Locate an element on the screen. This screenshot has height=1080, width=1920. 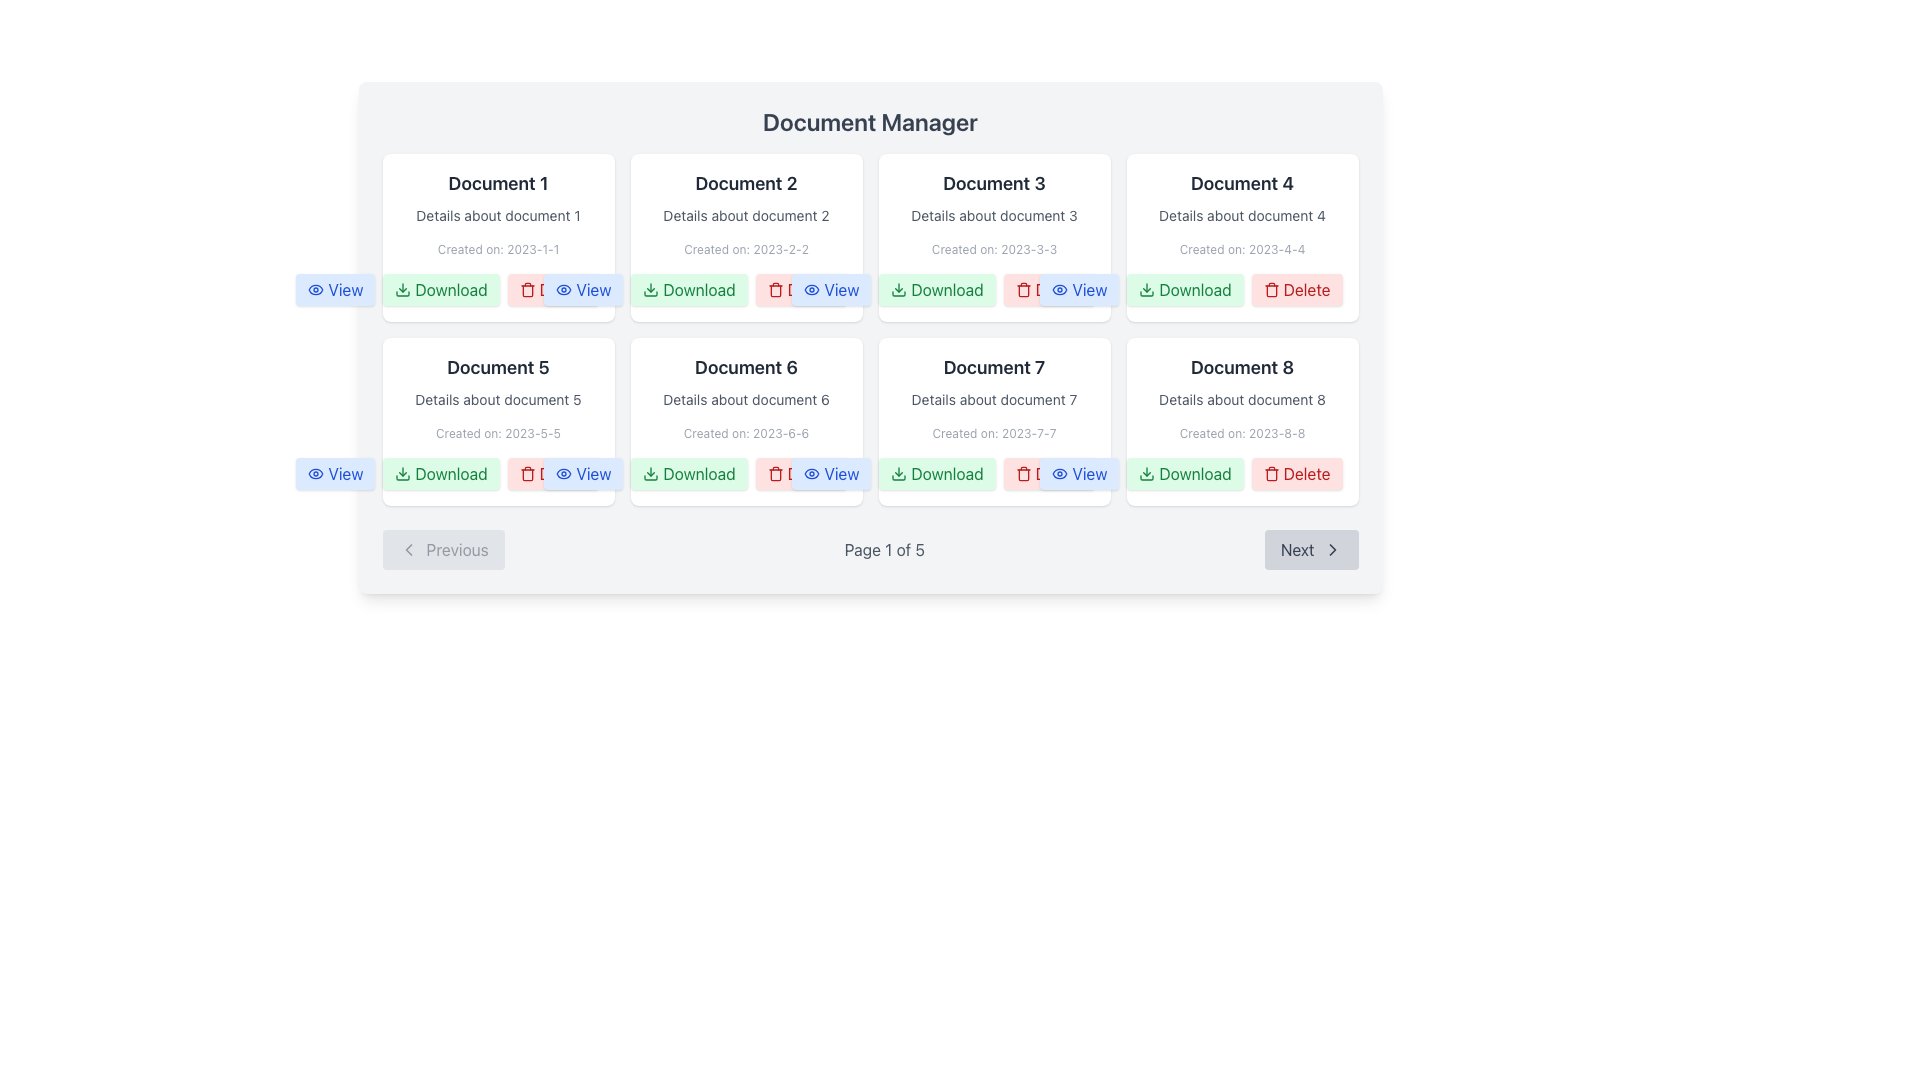
the text display element that shows the title 'Document 2' along with its details including 'Created on: 2023-2-2' is located at coordinates (745, 213).